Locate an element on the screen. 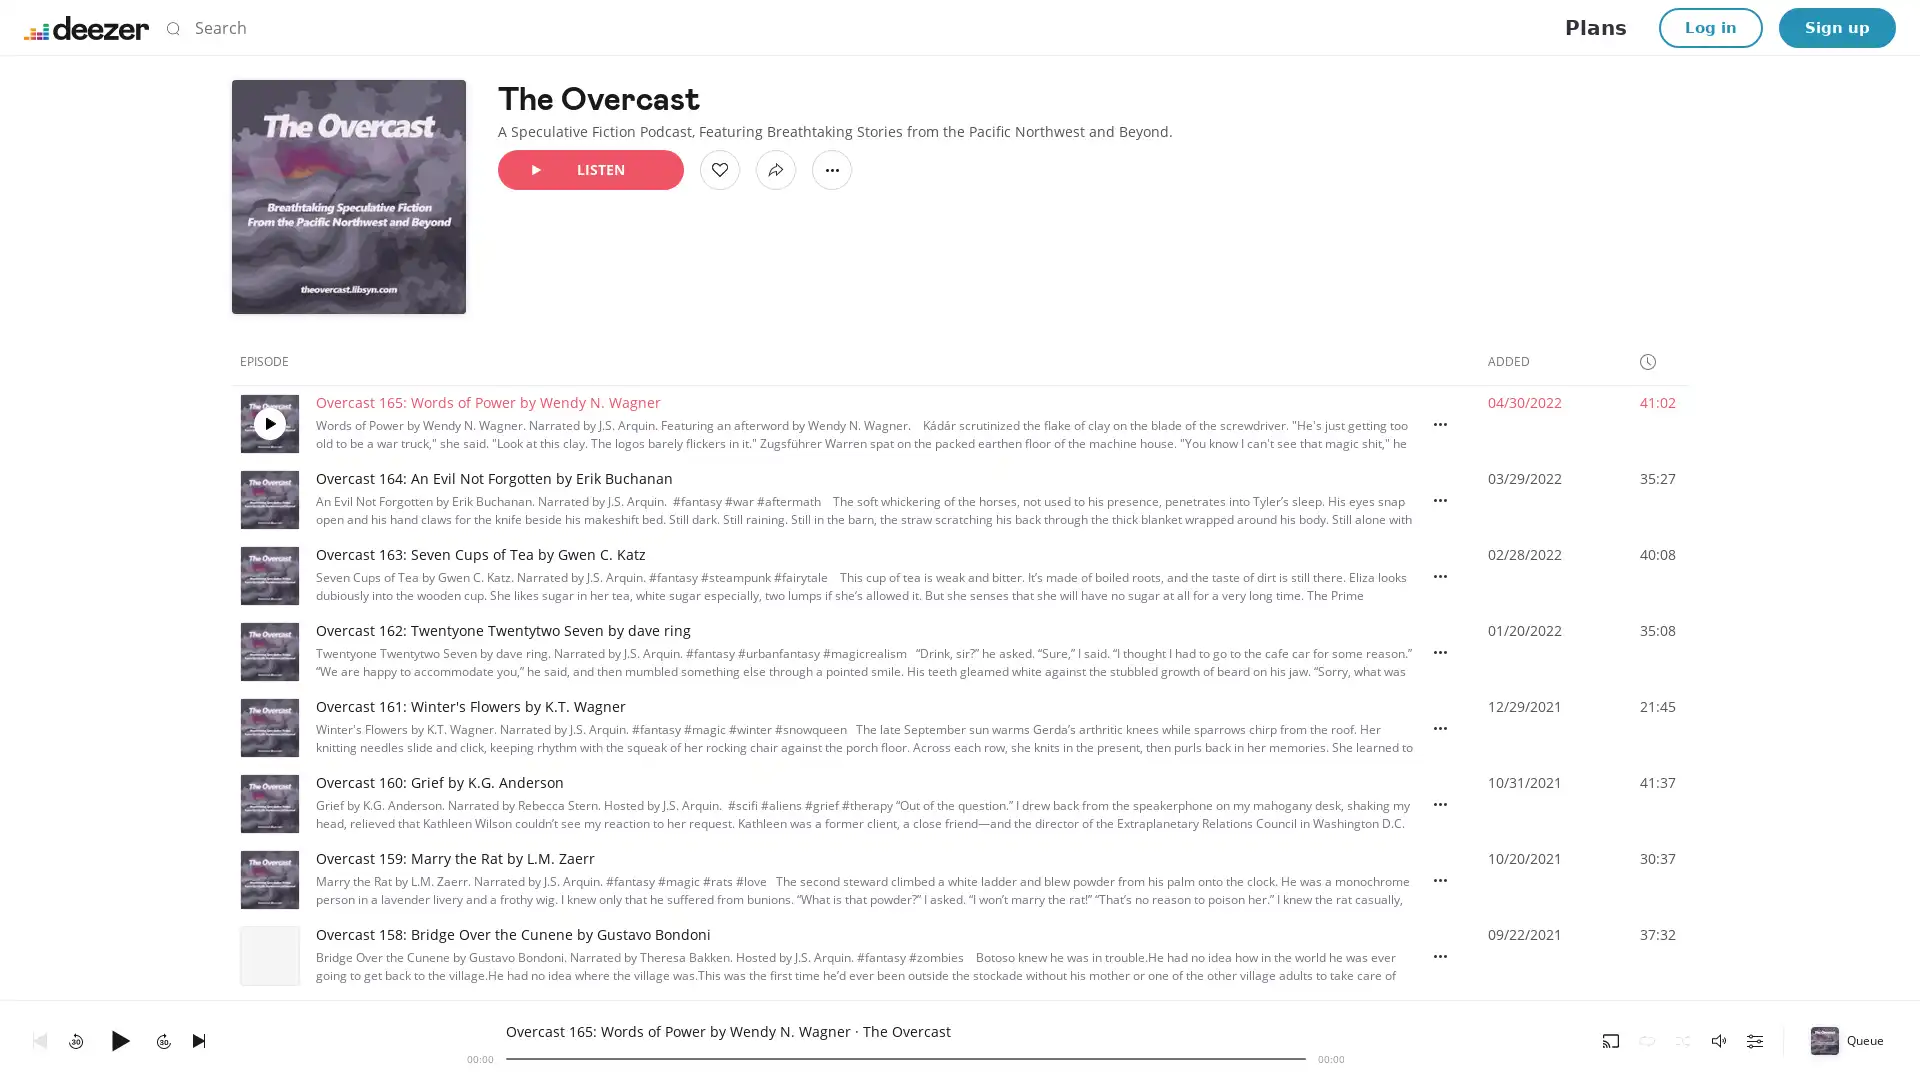  Play Overcast 159: Marry the Rat by L.M. Zaerr by The Overcast is located at coordinates (268, 878).